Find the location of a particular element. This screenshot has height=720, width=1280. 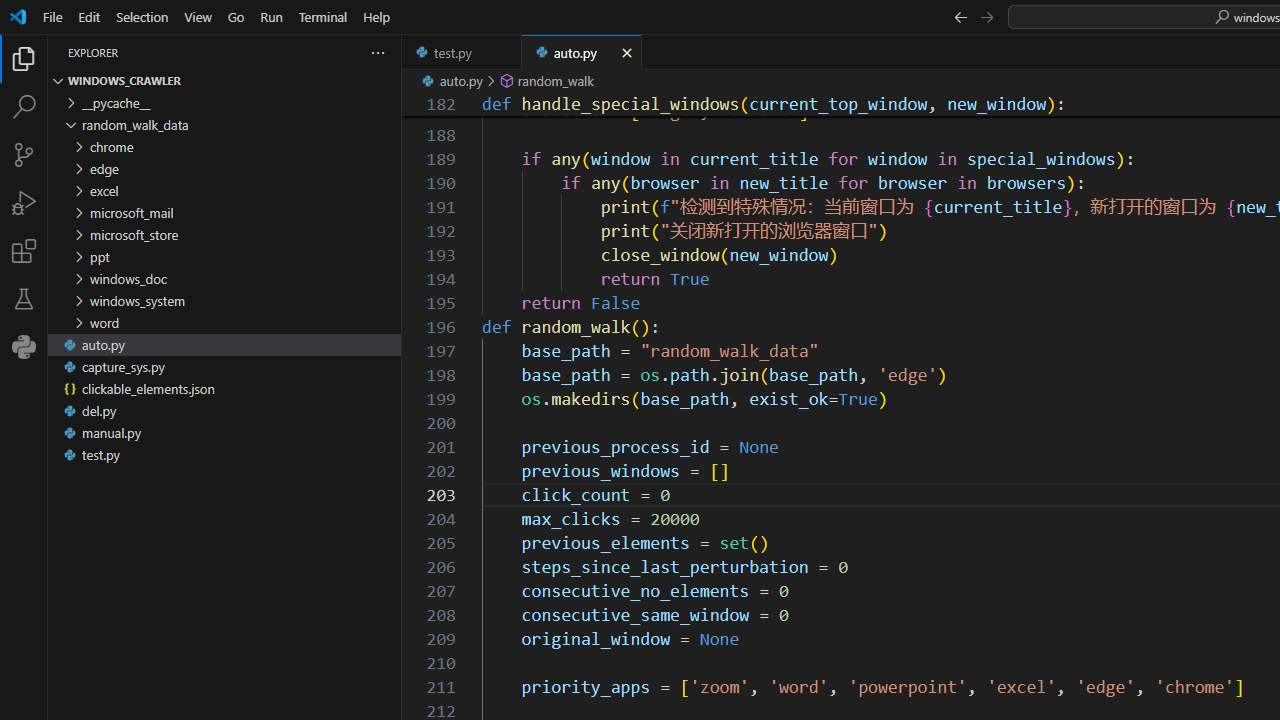

'Selection' is located at coordinates (141, 16).